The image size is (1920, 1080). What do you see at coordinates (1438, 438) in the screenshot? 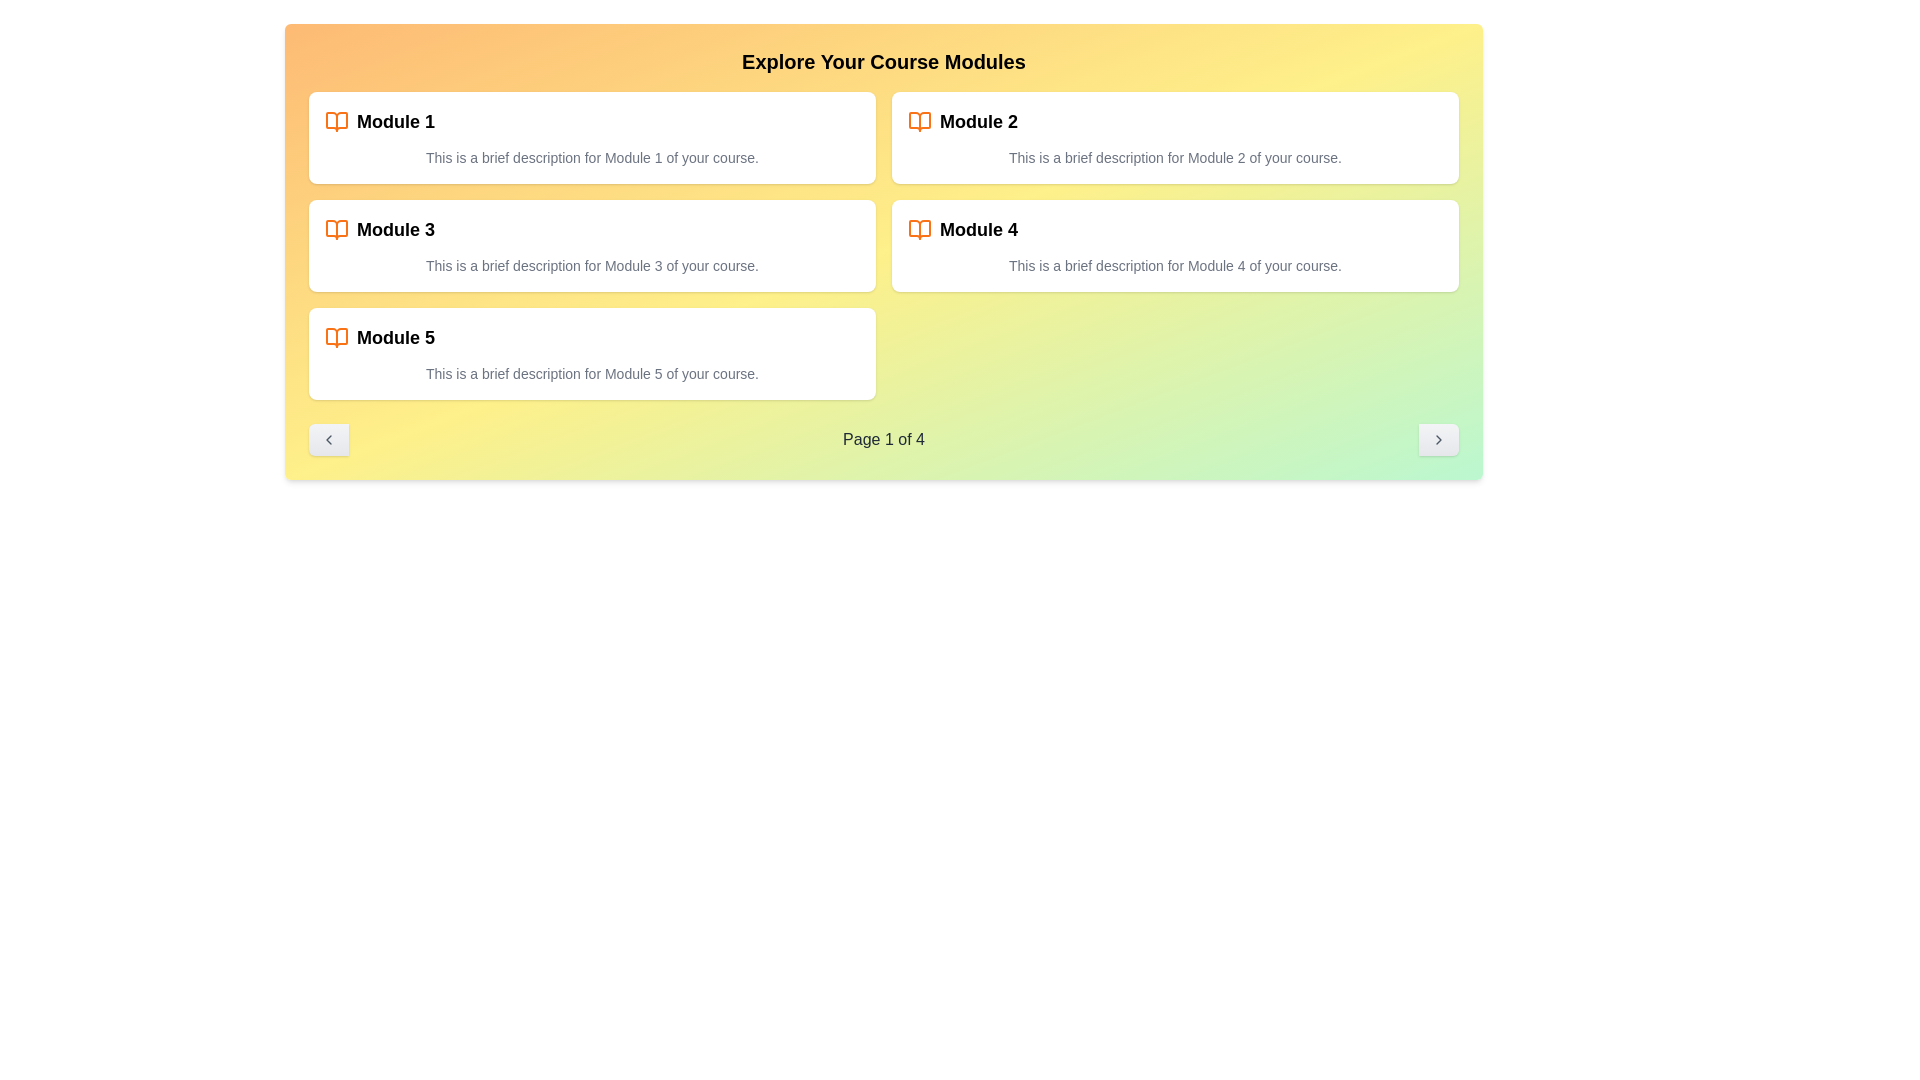
I see `the thin right-pointing chevron arrow icon located within the rounded rectangular button at the bottom-right corner` at bounding box center [1438, 438].